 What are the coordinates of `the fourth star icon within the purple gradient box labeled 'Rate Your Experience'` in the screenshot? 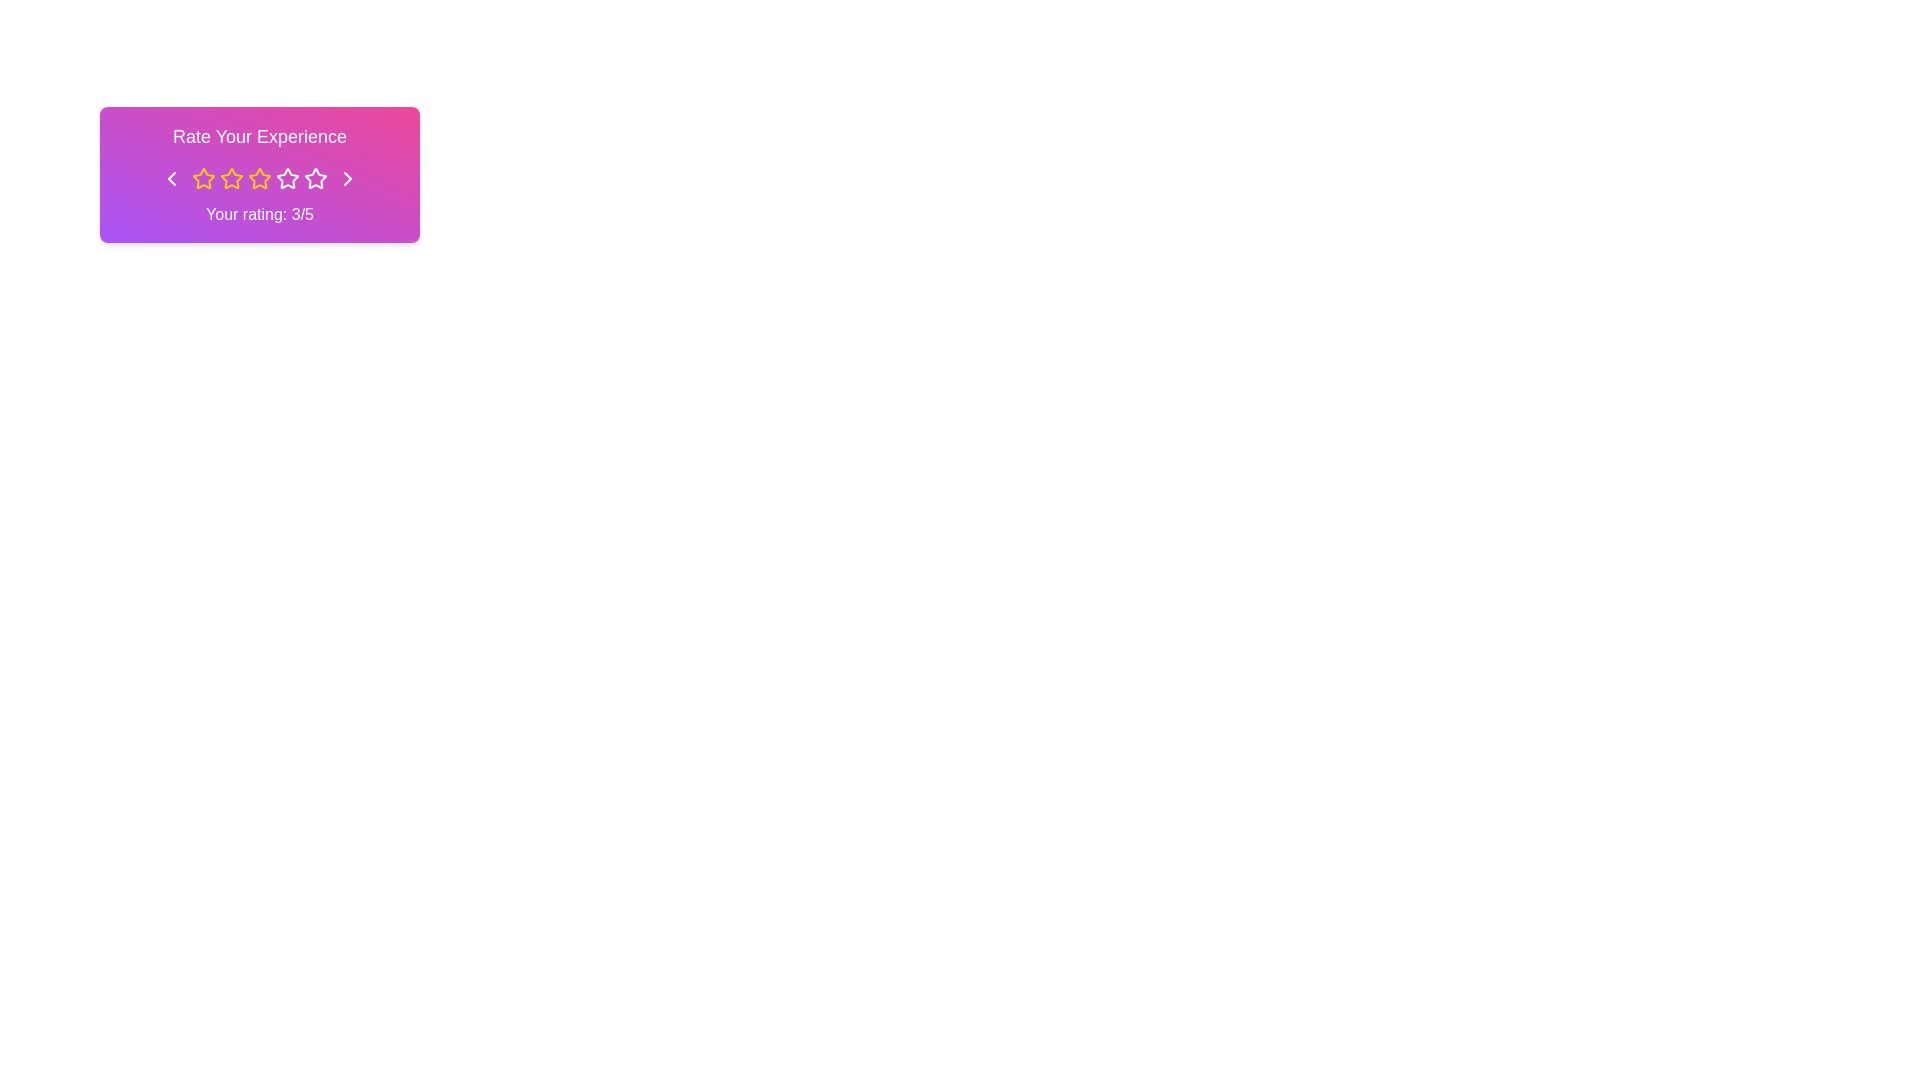 It's located at (258, 177).